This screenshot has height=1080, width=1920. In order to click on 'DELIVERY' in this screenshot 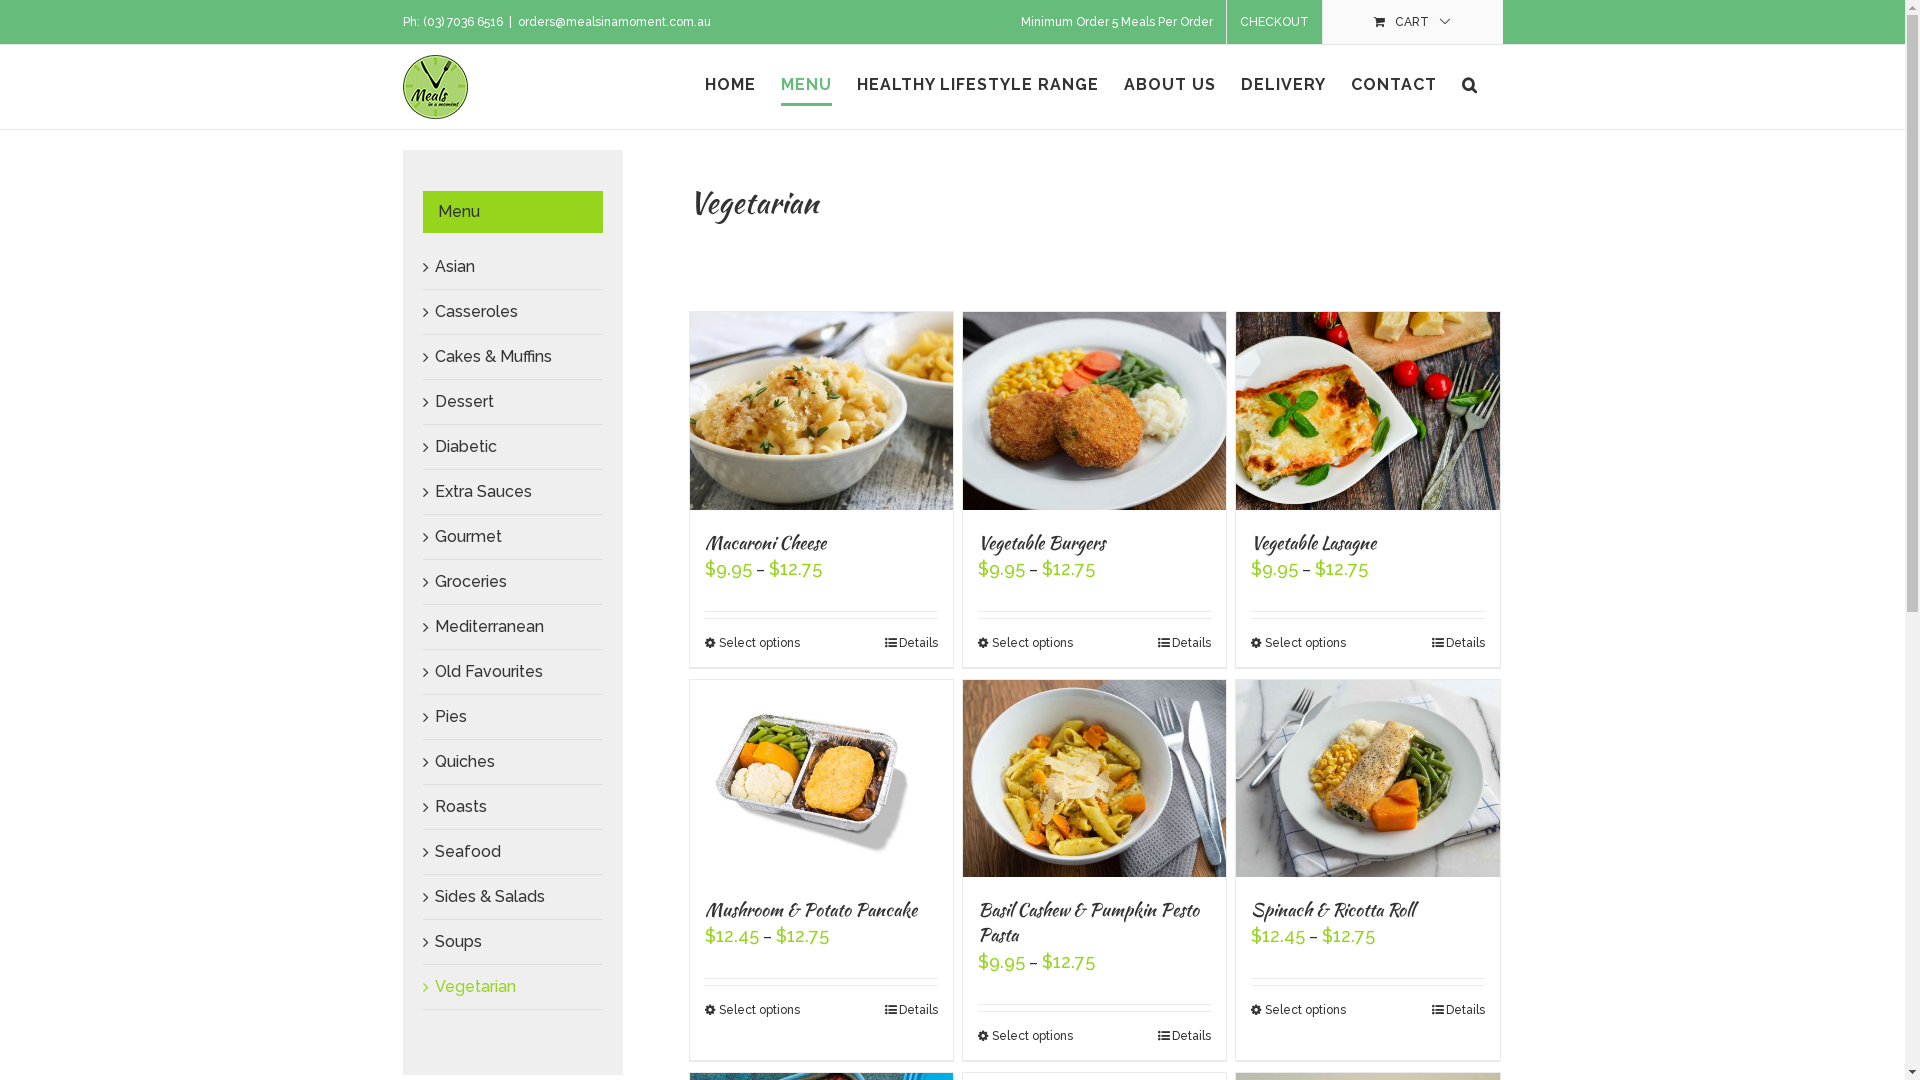, I will do `click(1282, 83)`.